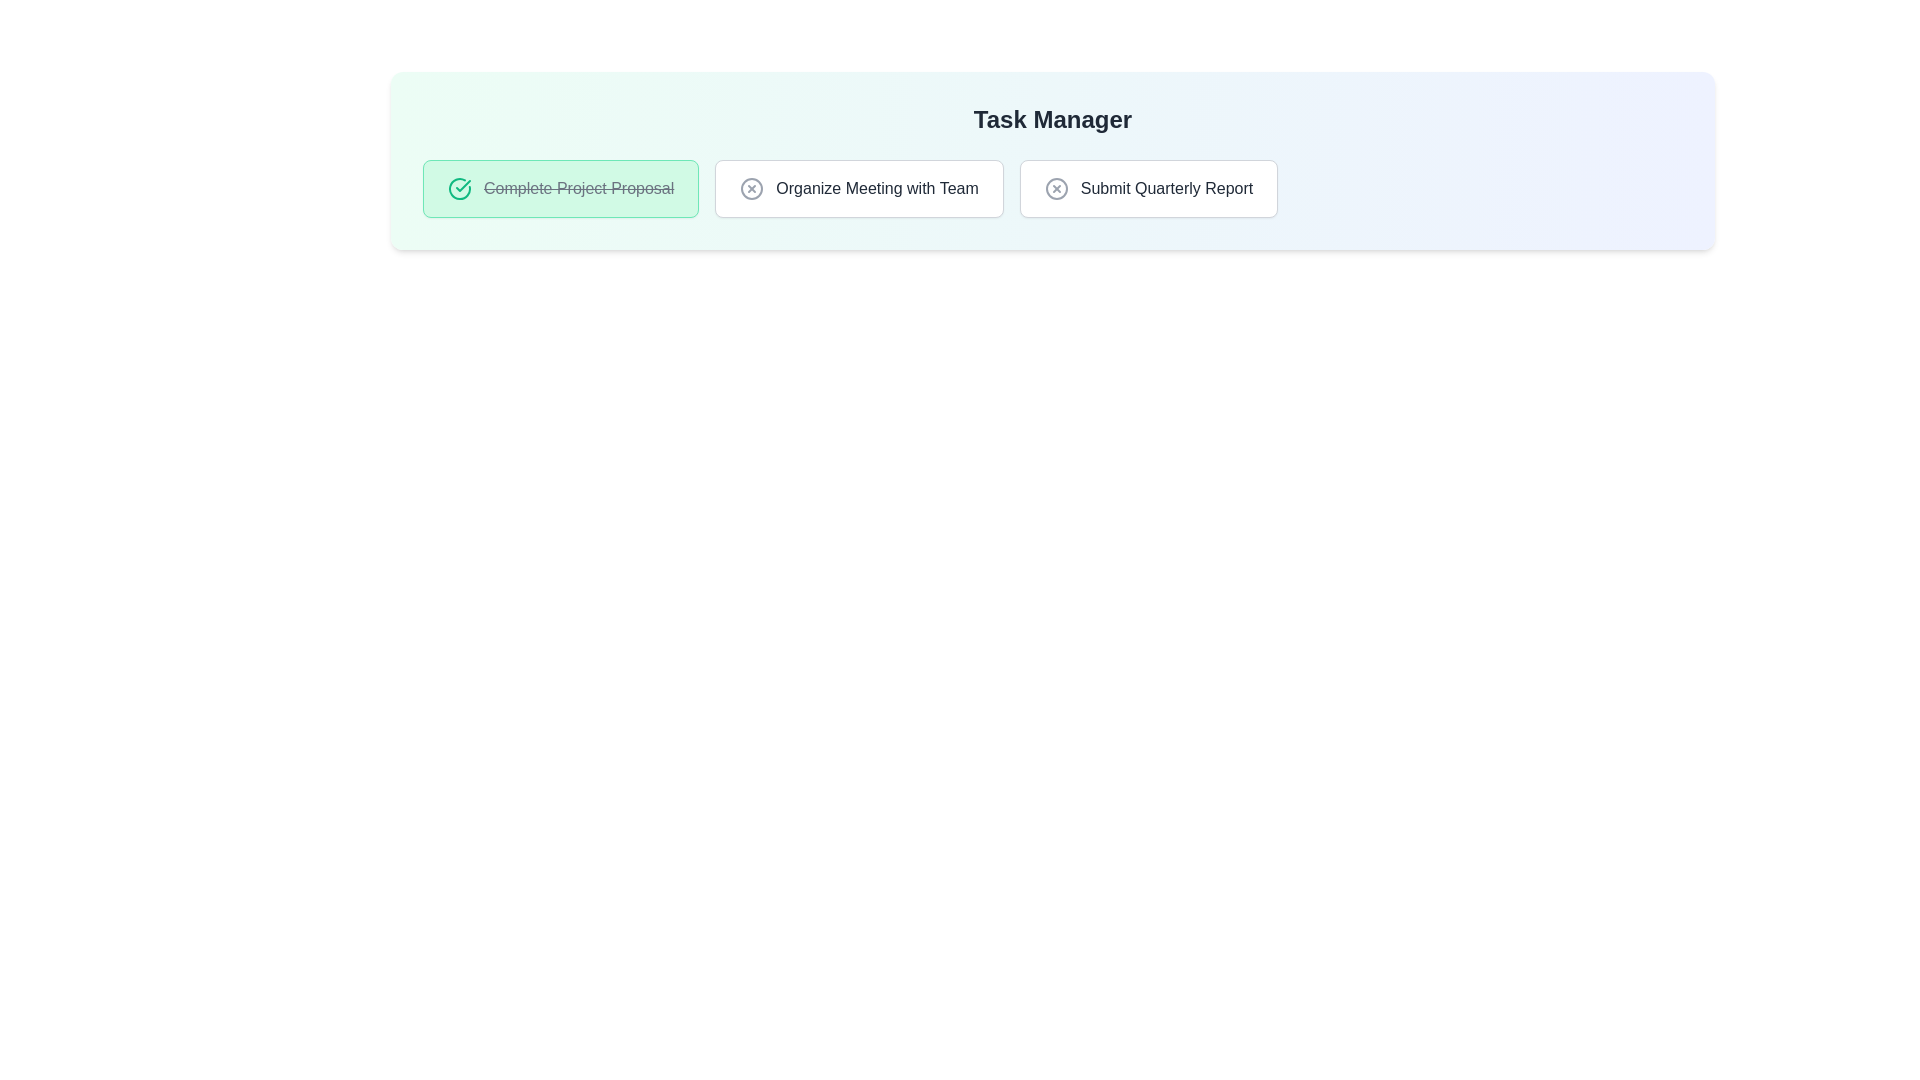 This screenshot has height=1080, width=1920. I want to click on the task chip for Complete Project Proposal, so click(560, 189).